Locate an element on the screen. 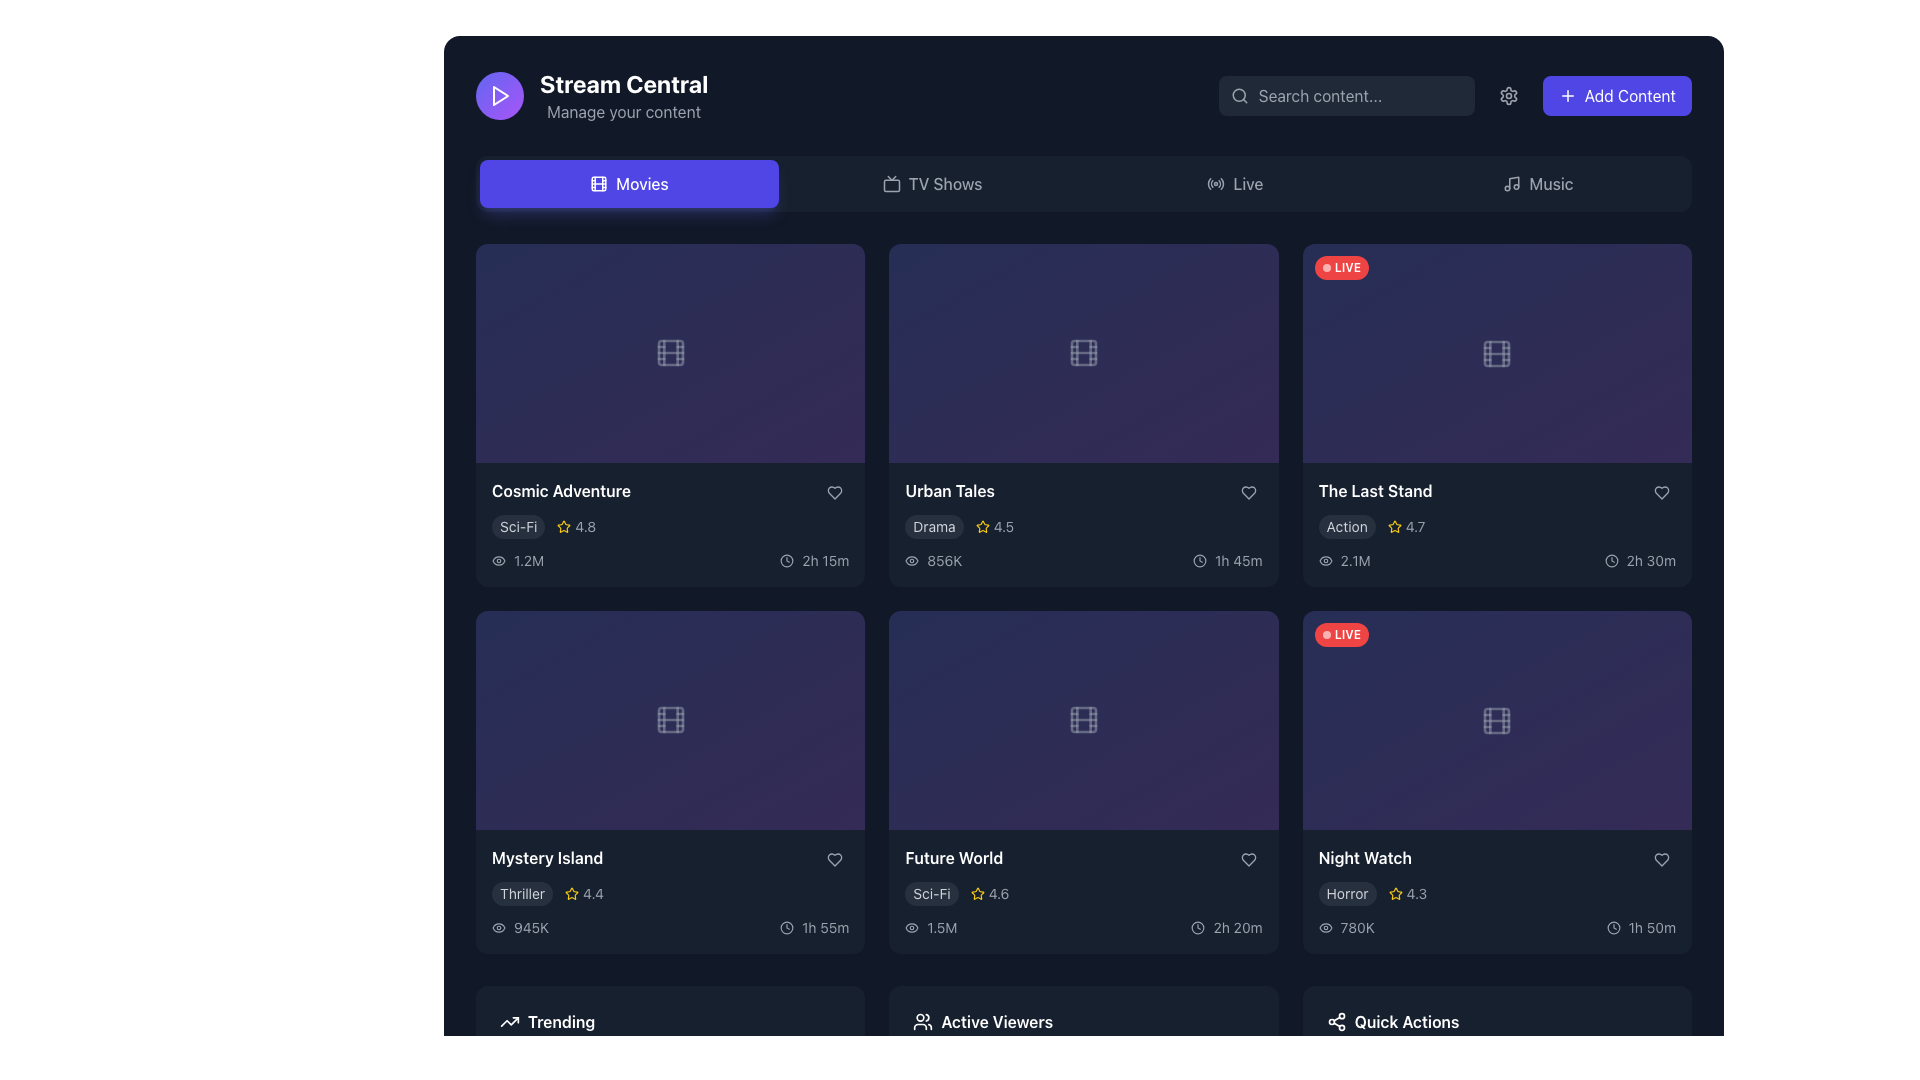 The height and width of the screenshot is (1080, 1920). the yellow star icon representing a rating of 4.5 in the 'Urban Tales' card is located at coordinates (982, 525).